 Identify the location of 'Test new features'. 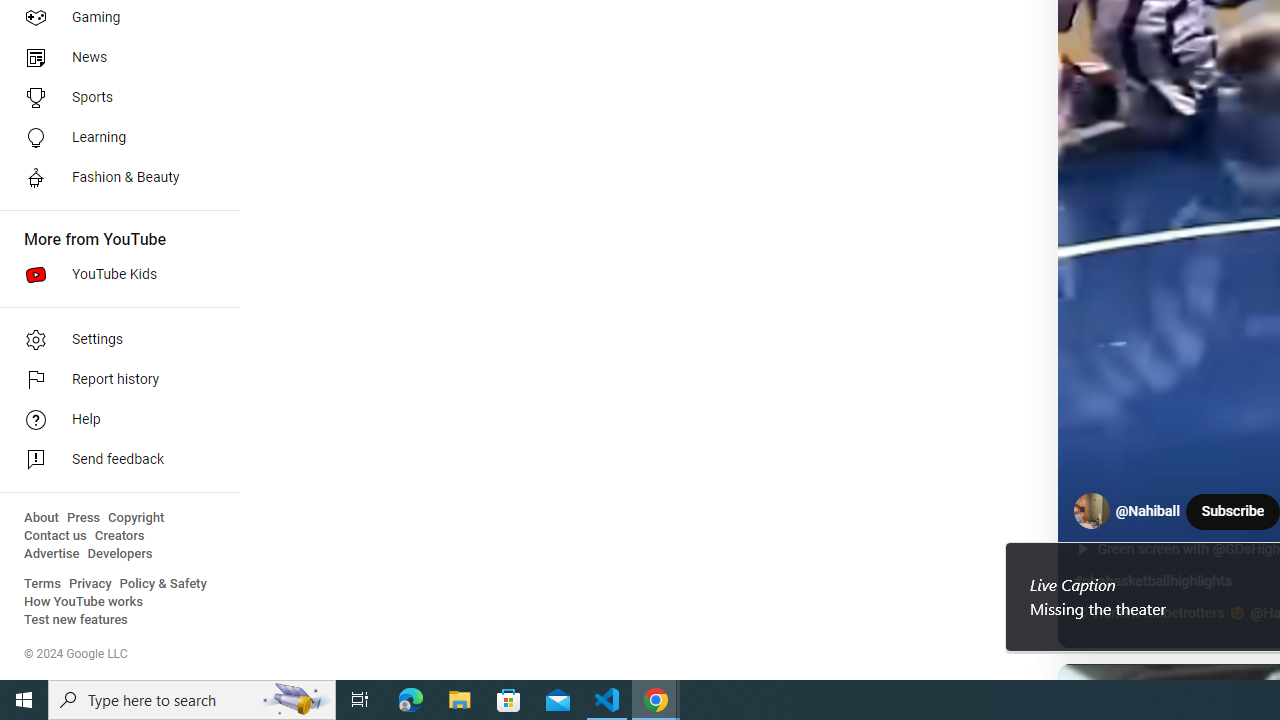
(76, 619).